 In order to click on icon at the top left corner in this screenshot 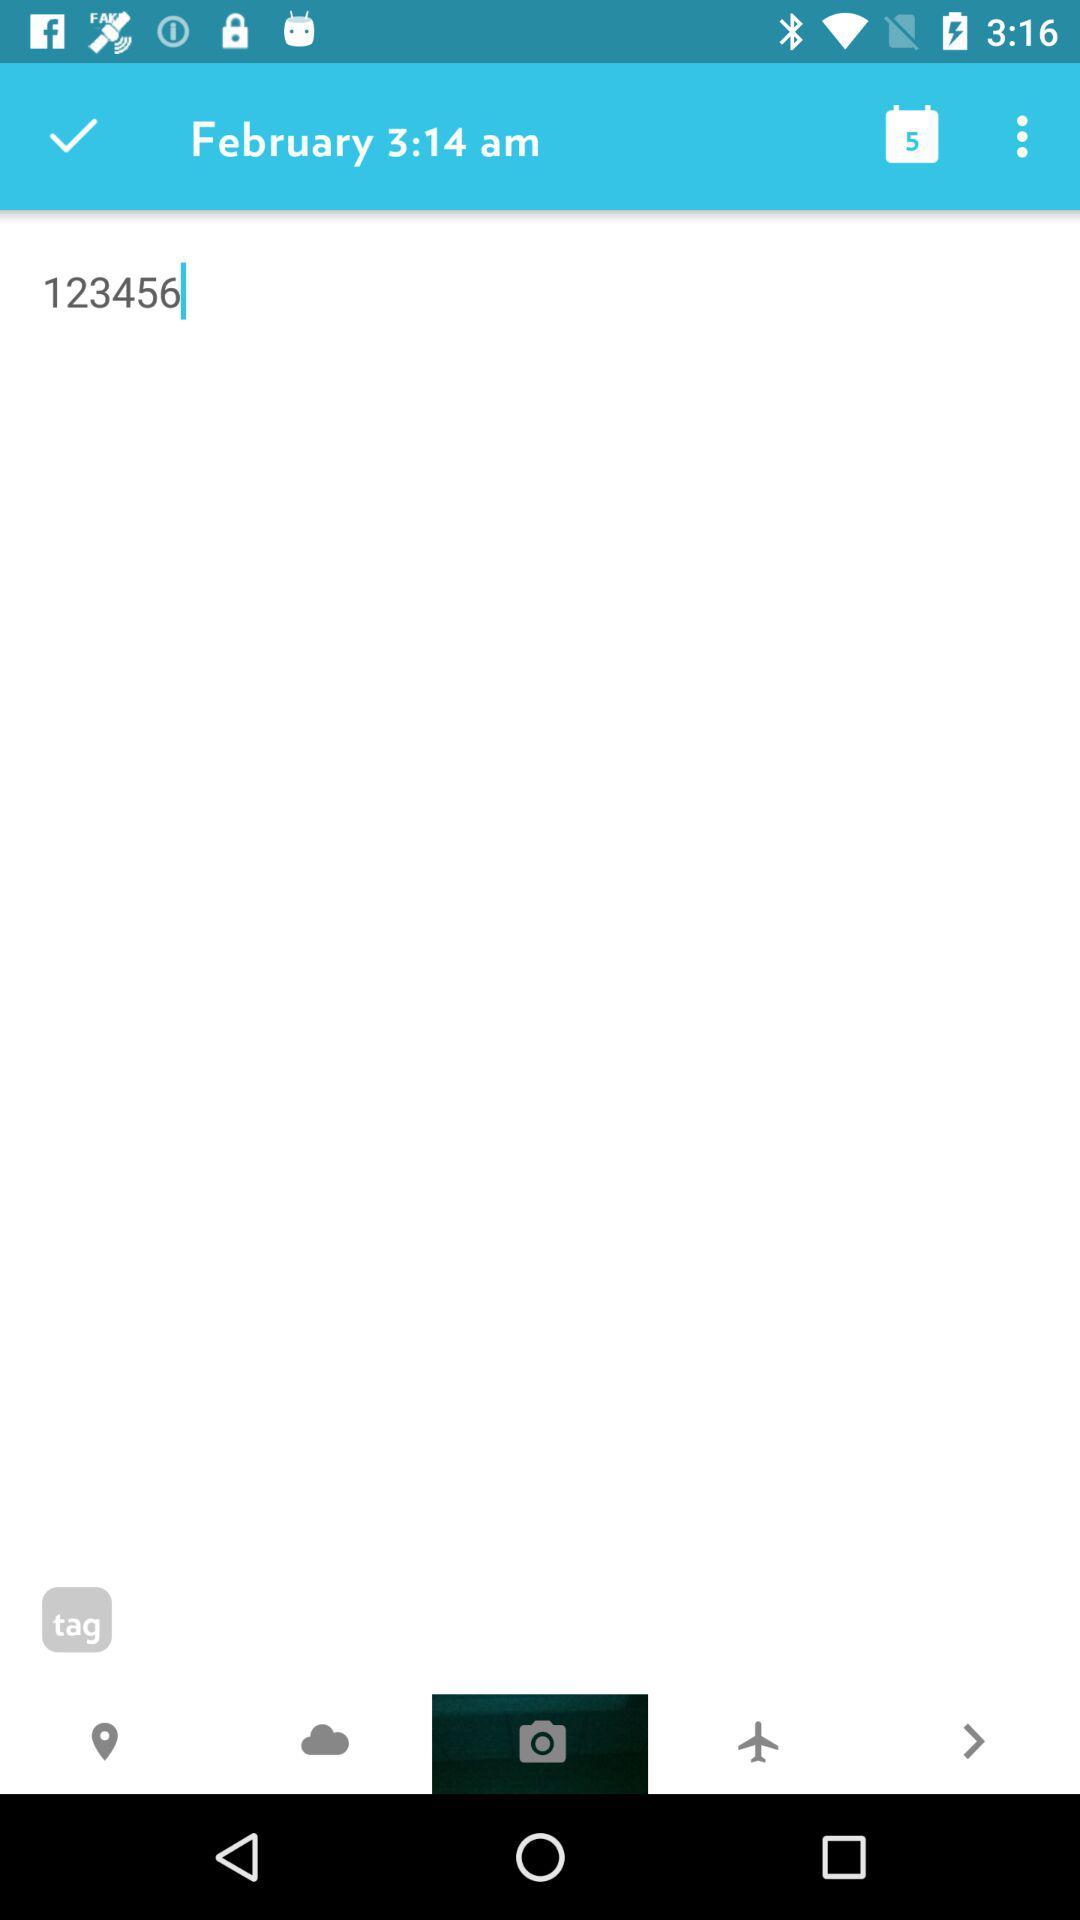, I will do `click(72, 135)`.